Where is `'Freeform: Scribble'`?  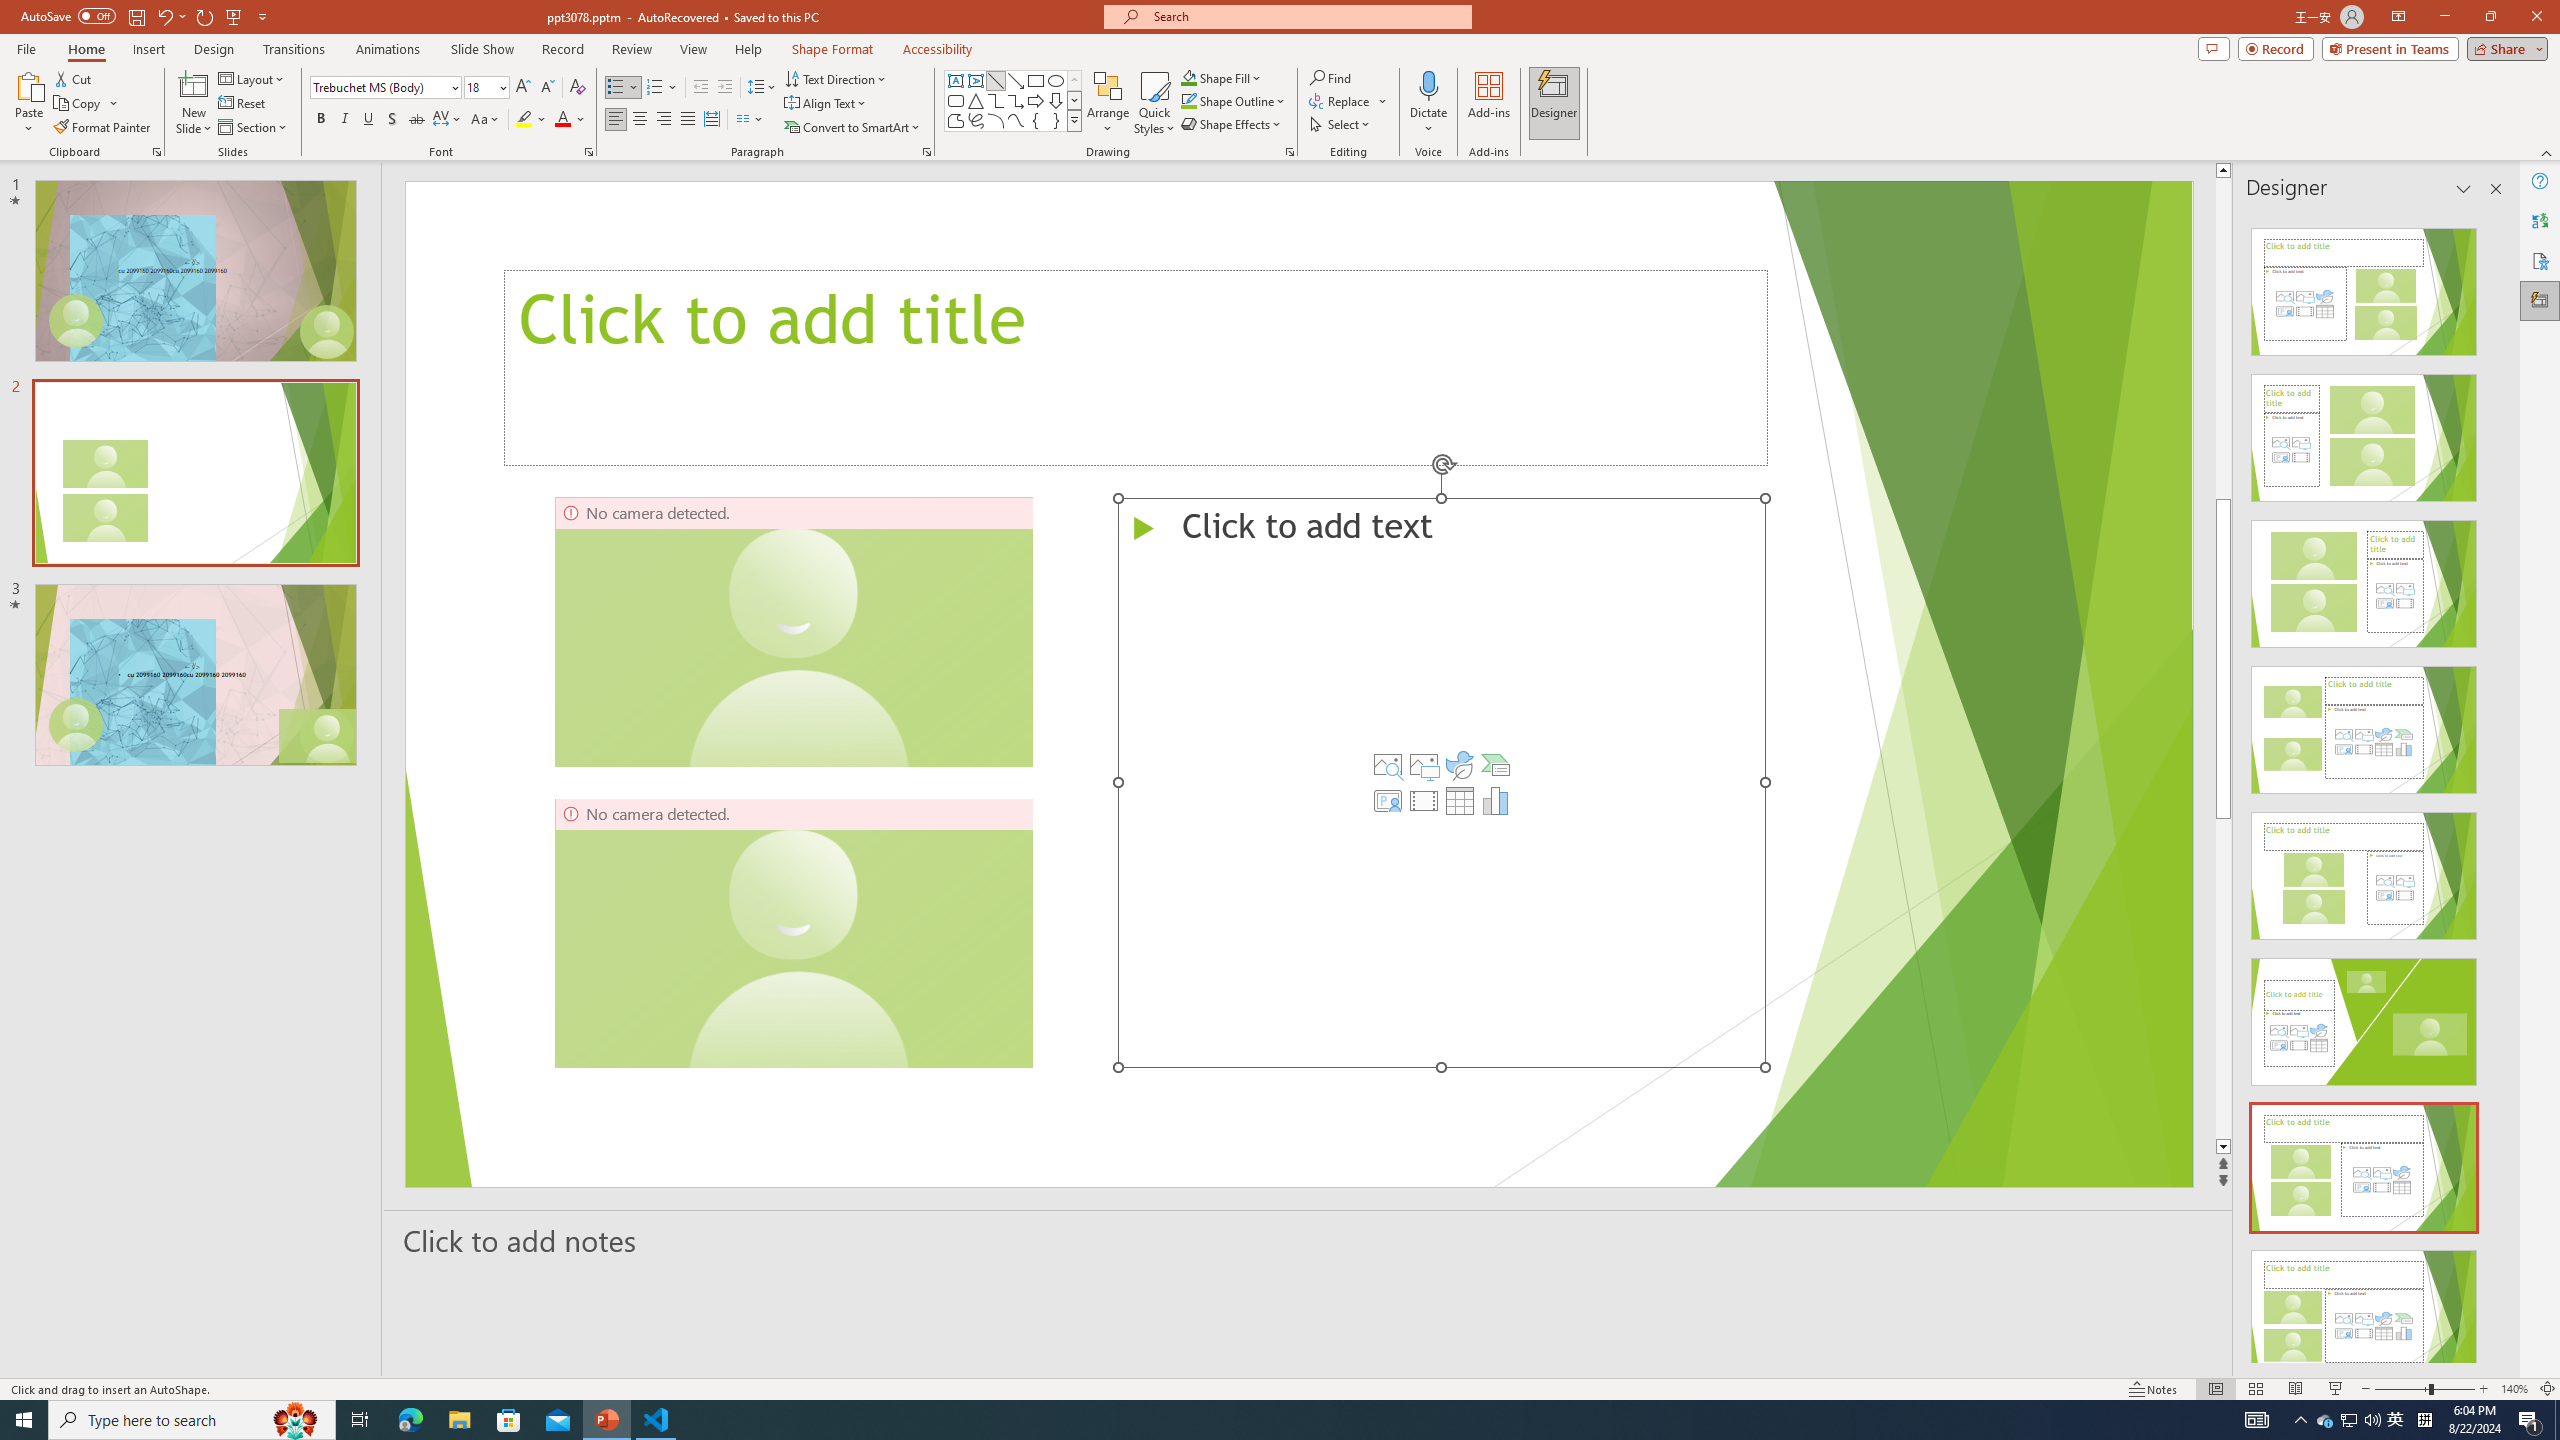 'Freeform: Scribble' is located at coordinates (974, 119).